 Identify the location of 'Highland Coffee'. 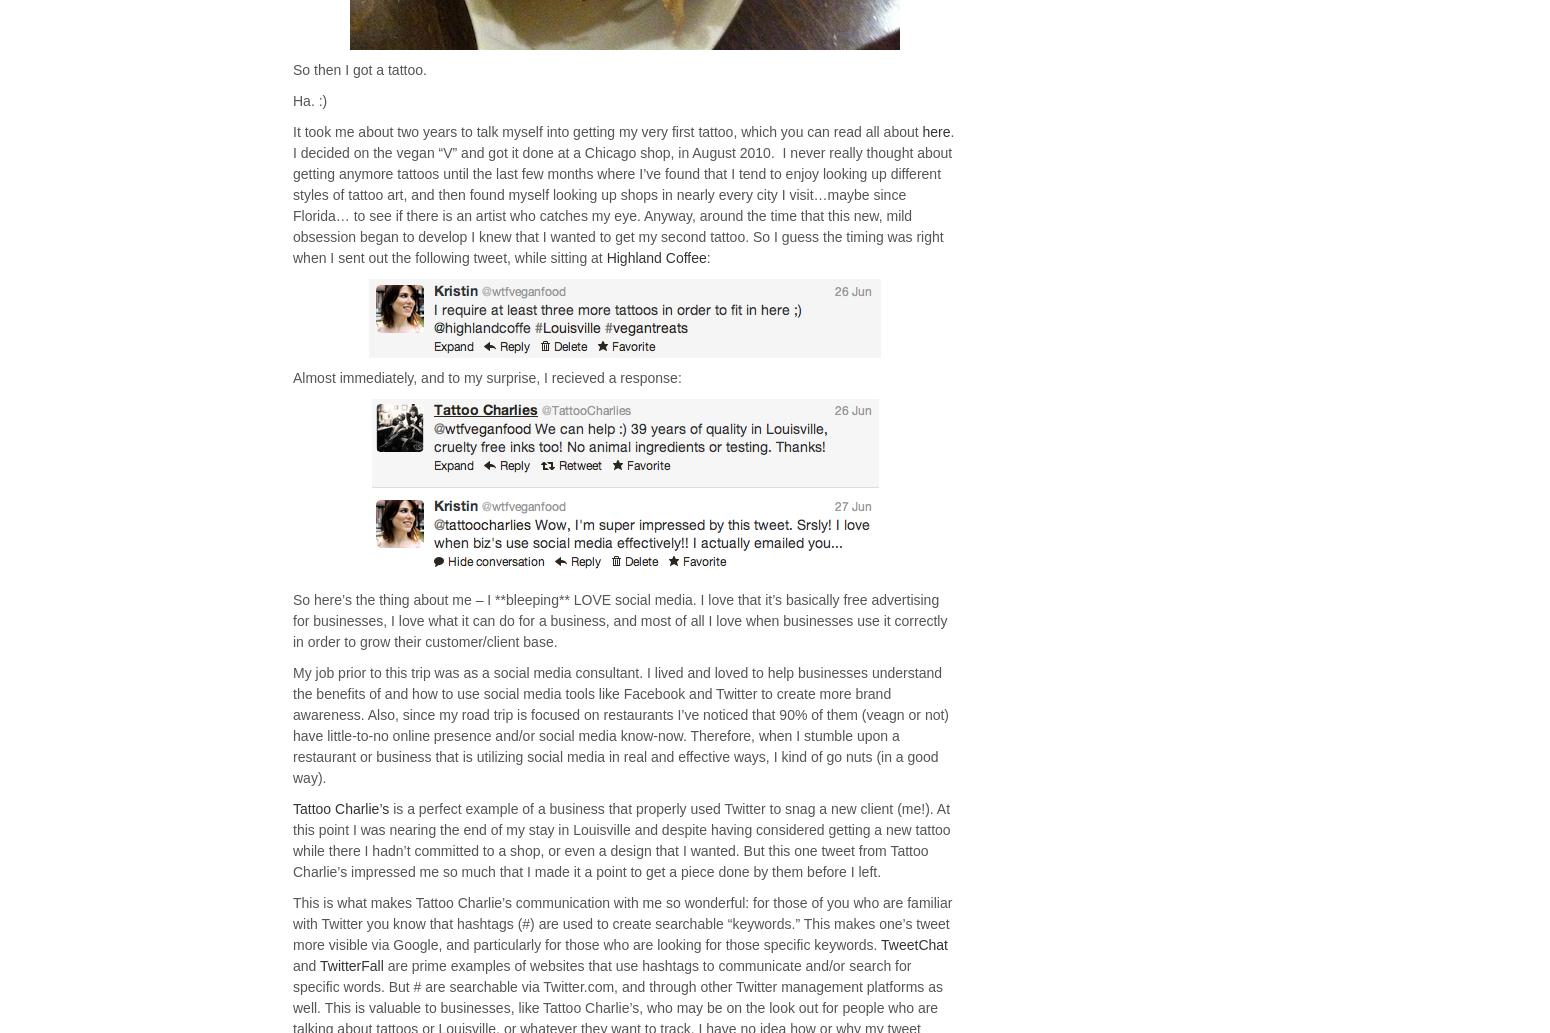
(654, 257).